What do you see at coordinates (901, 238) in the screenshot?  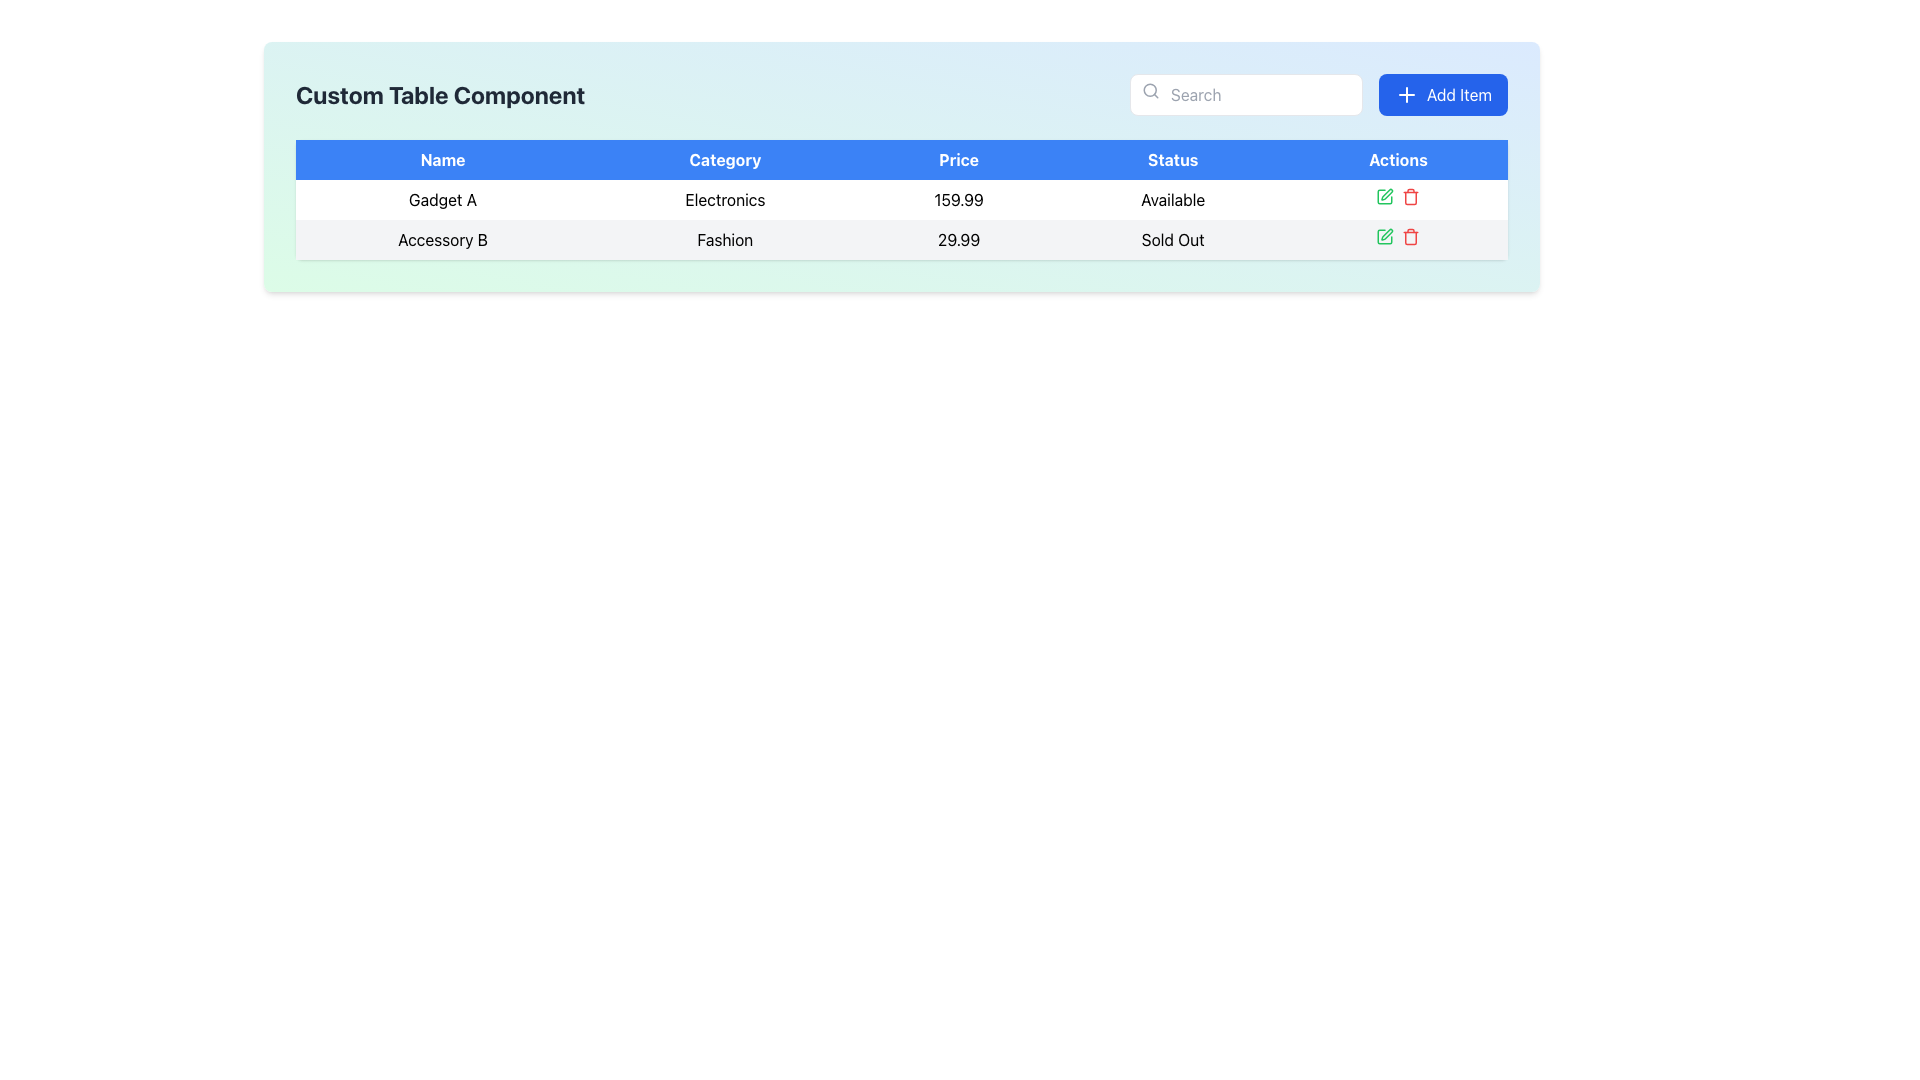 I see `the second row in the table, which contains the columns 'Accessory B', 'Fashion', '29.99', and 'Sold Out'` at bounding box center [901, 238].